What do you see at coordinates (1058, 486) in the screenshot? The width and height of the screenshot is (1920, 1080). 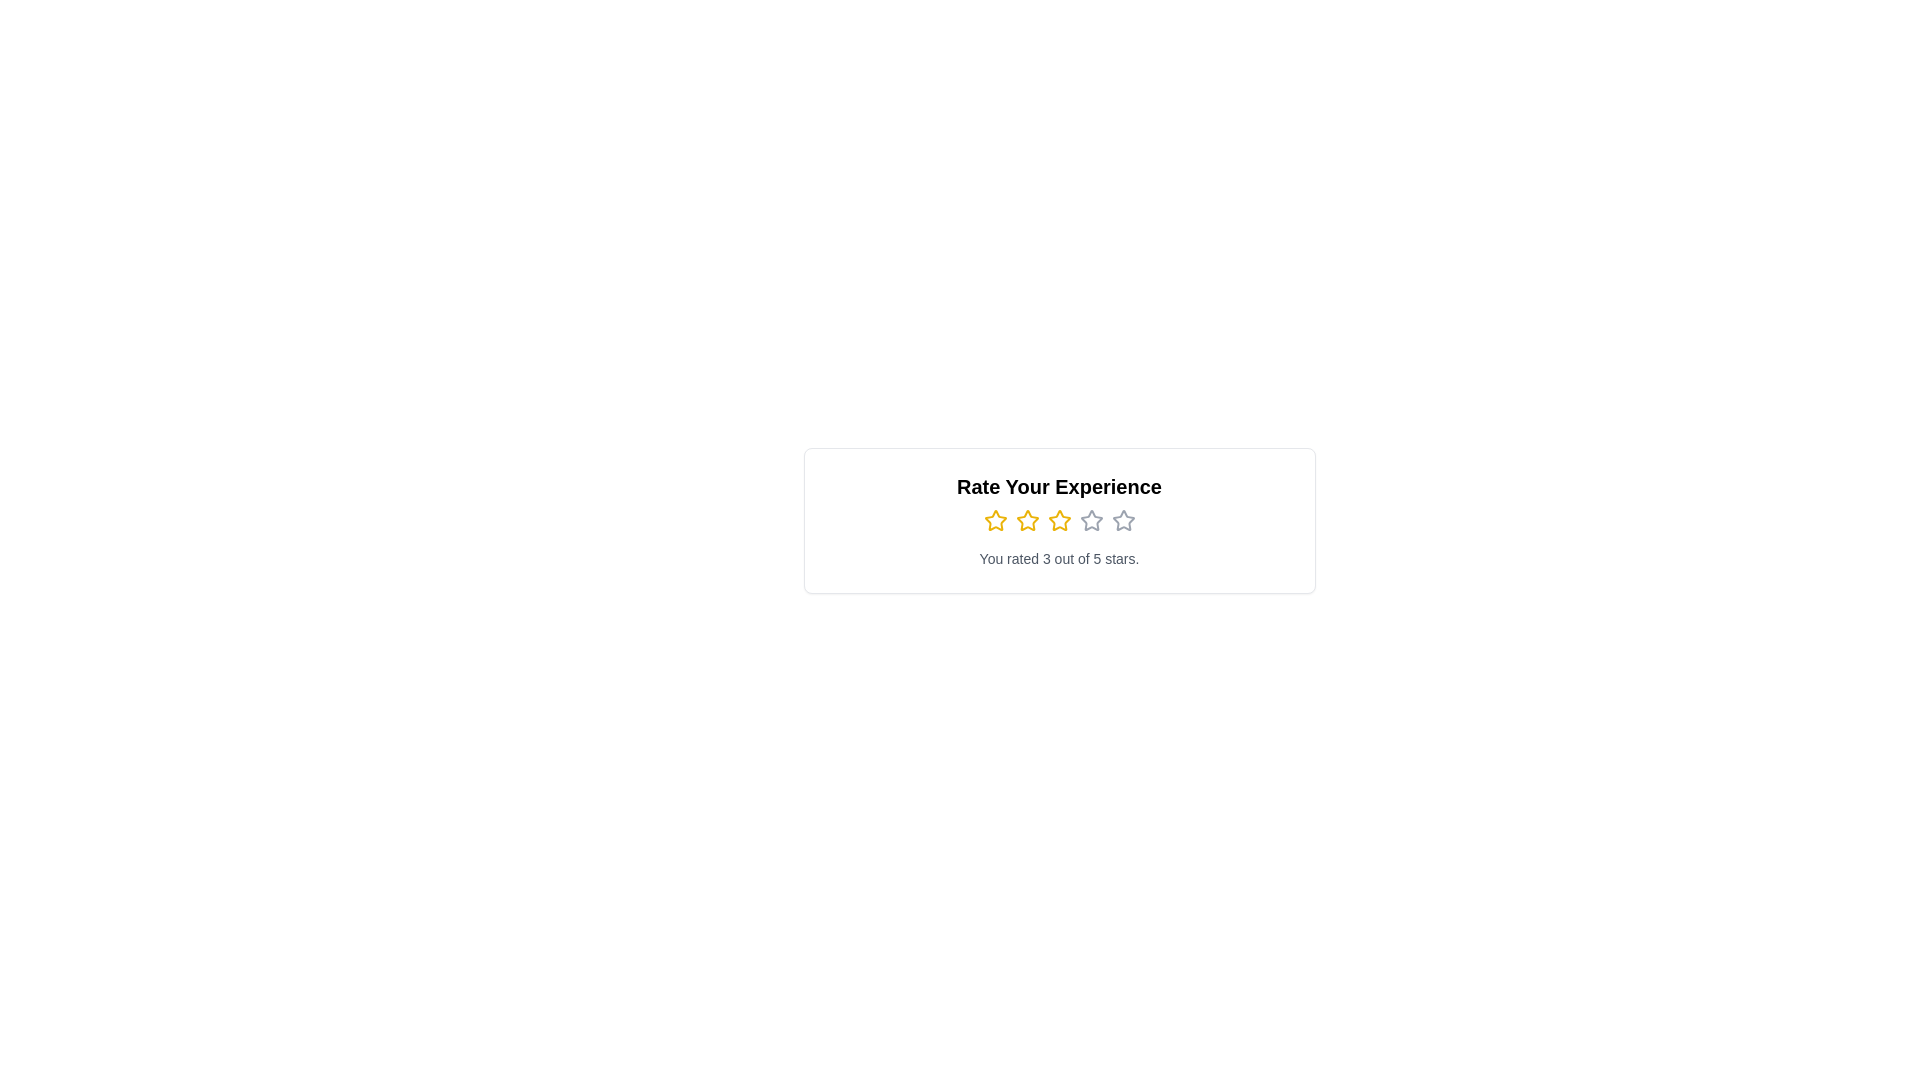 I see `header text that says 'Rate Your Experience', which is bold and centered at the top of the card-like section` at bounding box center [1058, 486].